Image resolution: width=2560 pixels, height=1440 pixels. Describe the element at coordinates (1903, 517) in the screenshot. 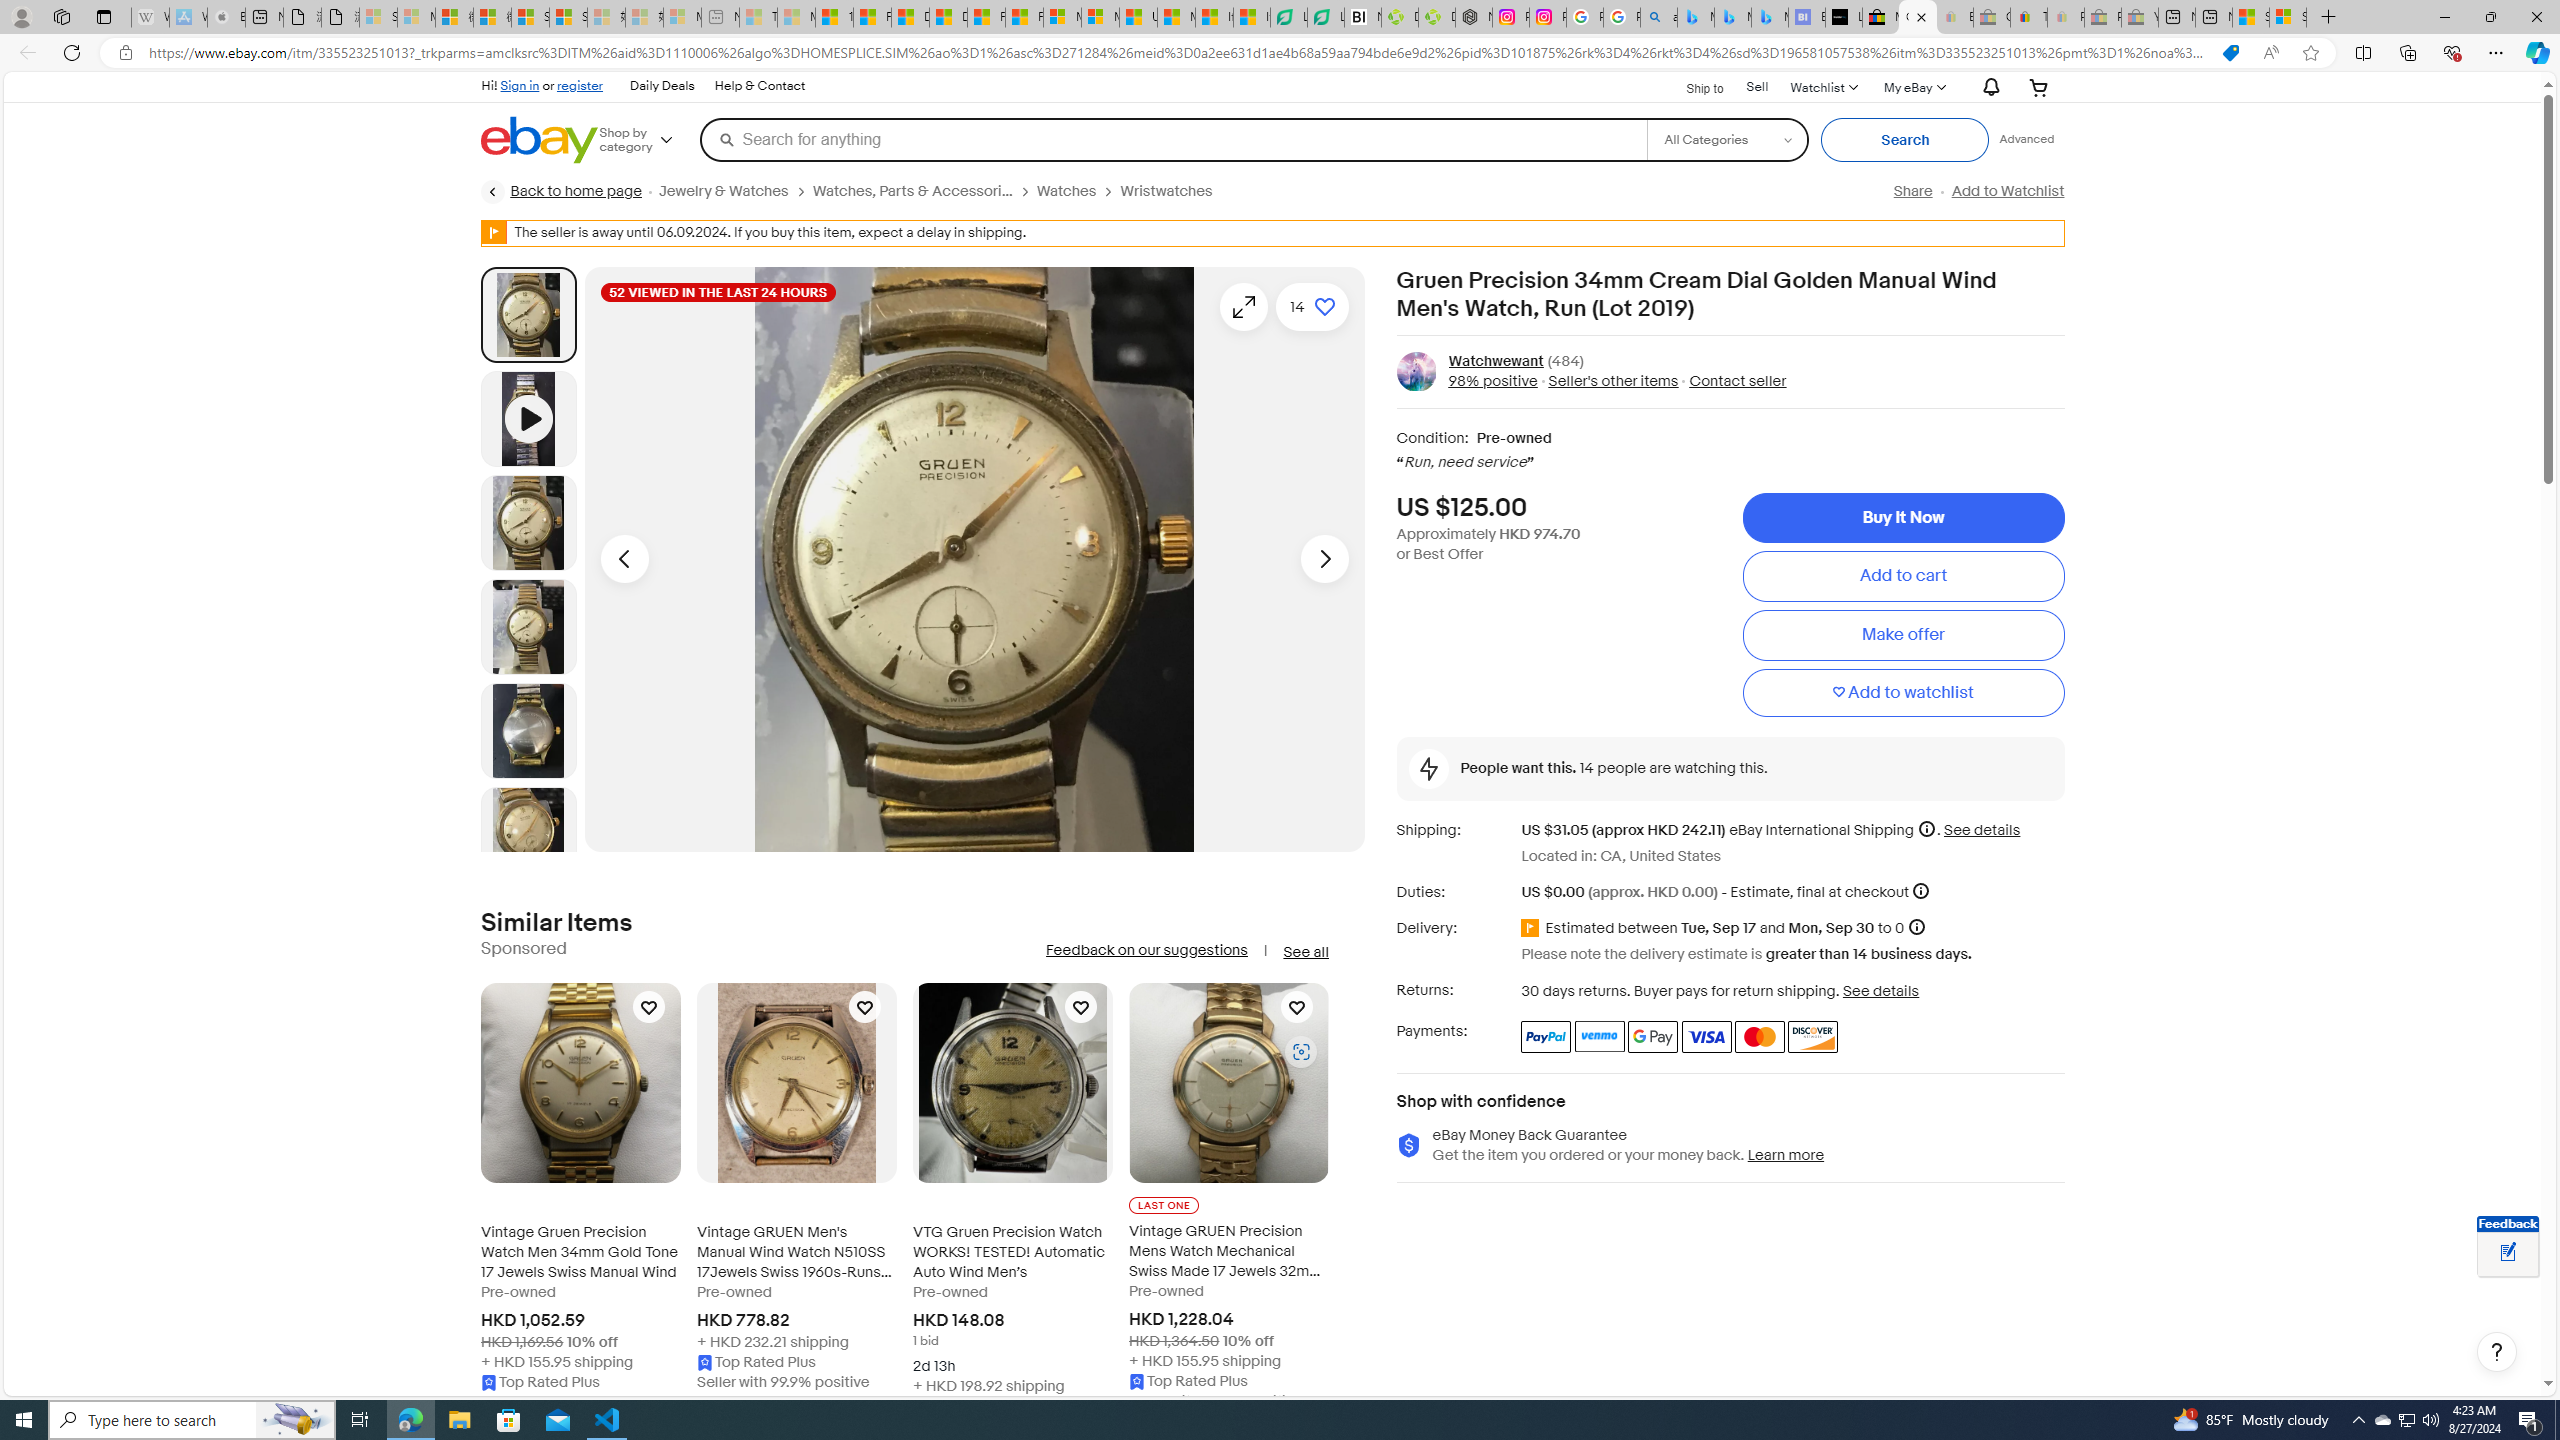

I see `'Buy It Now'` at that location.